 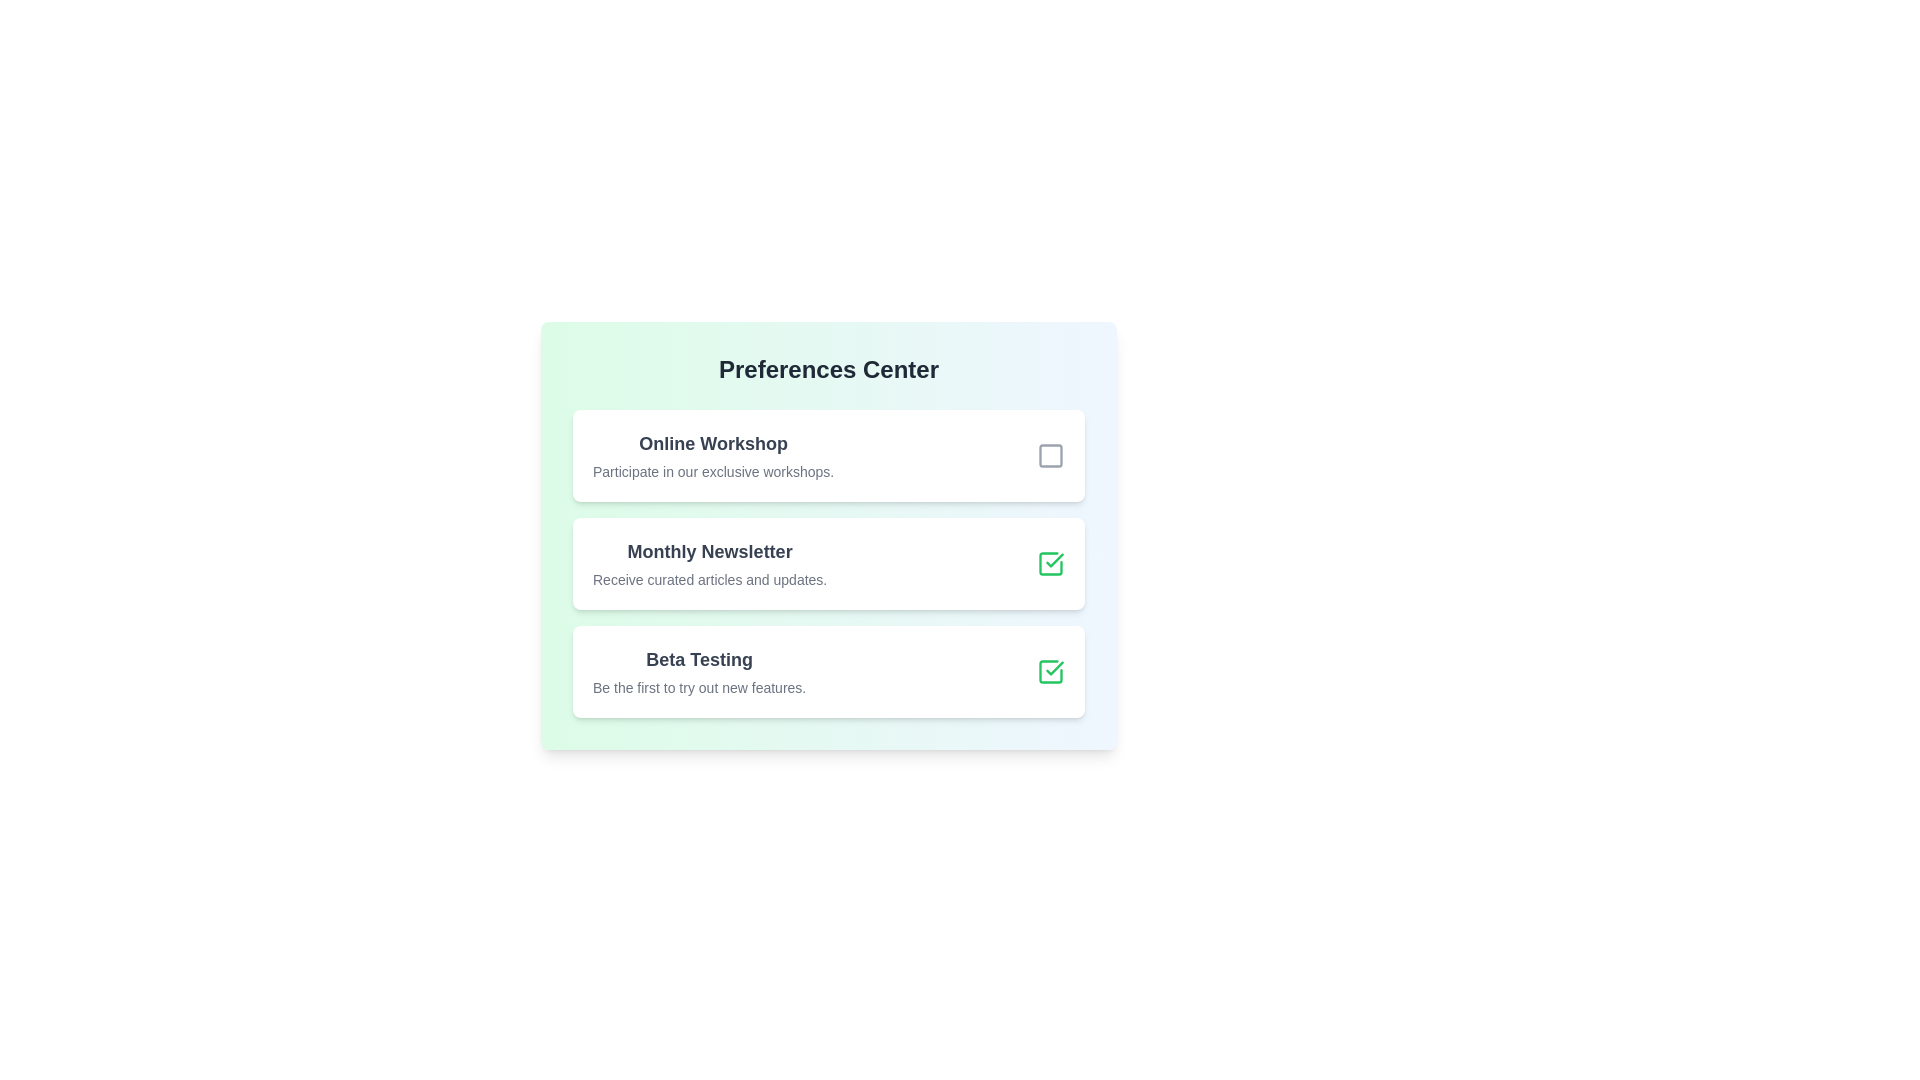 What do you see at coordinates (713, 442) in the screenshot?
I see `the text element reading 'Online Workshop' styled in bold and large font located at the top left of the 'Preferences Center' panel` at bounding box center [713, 442].